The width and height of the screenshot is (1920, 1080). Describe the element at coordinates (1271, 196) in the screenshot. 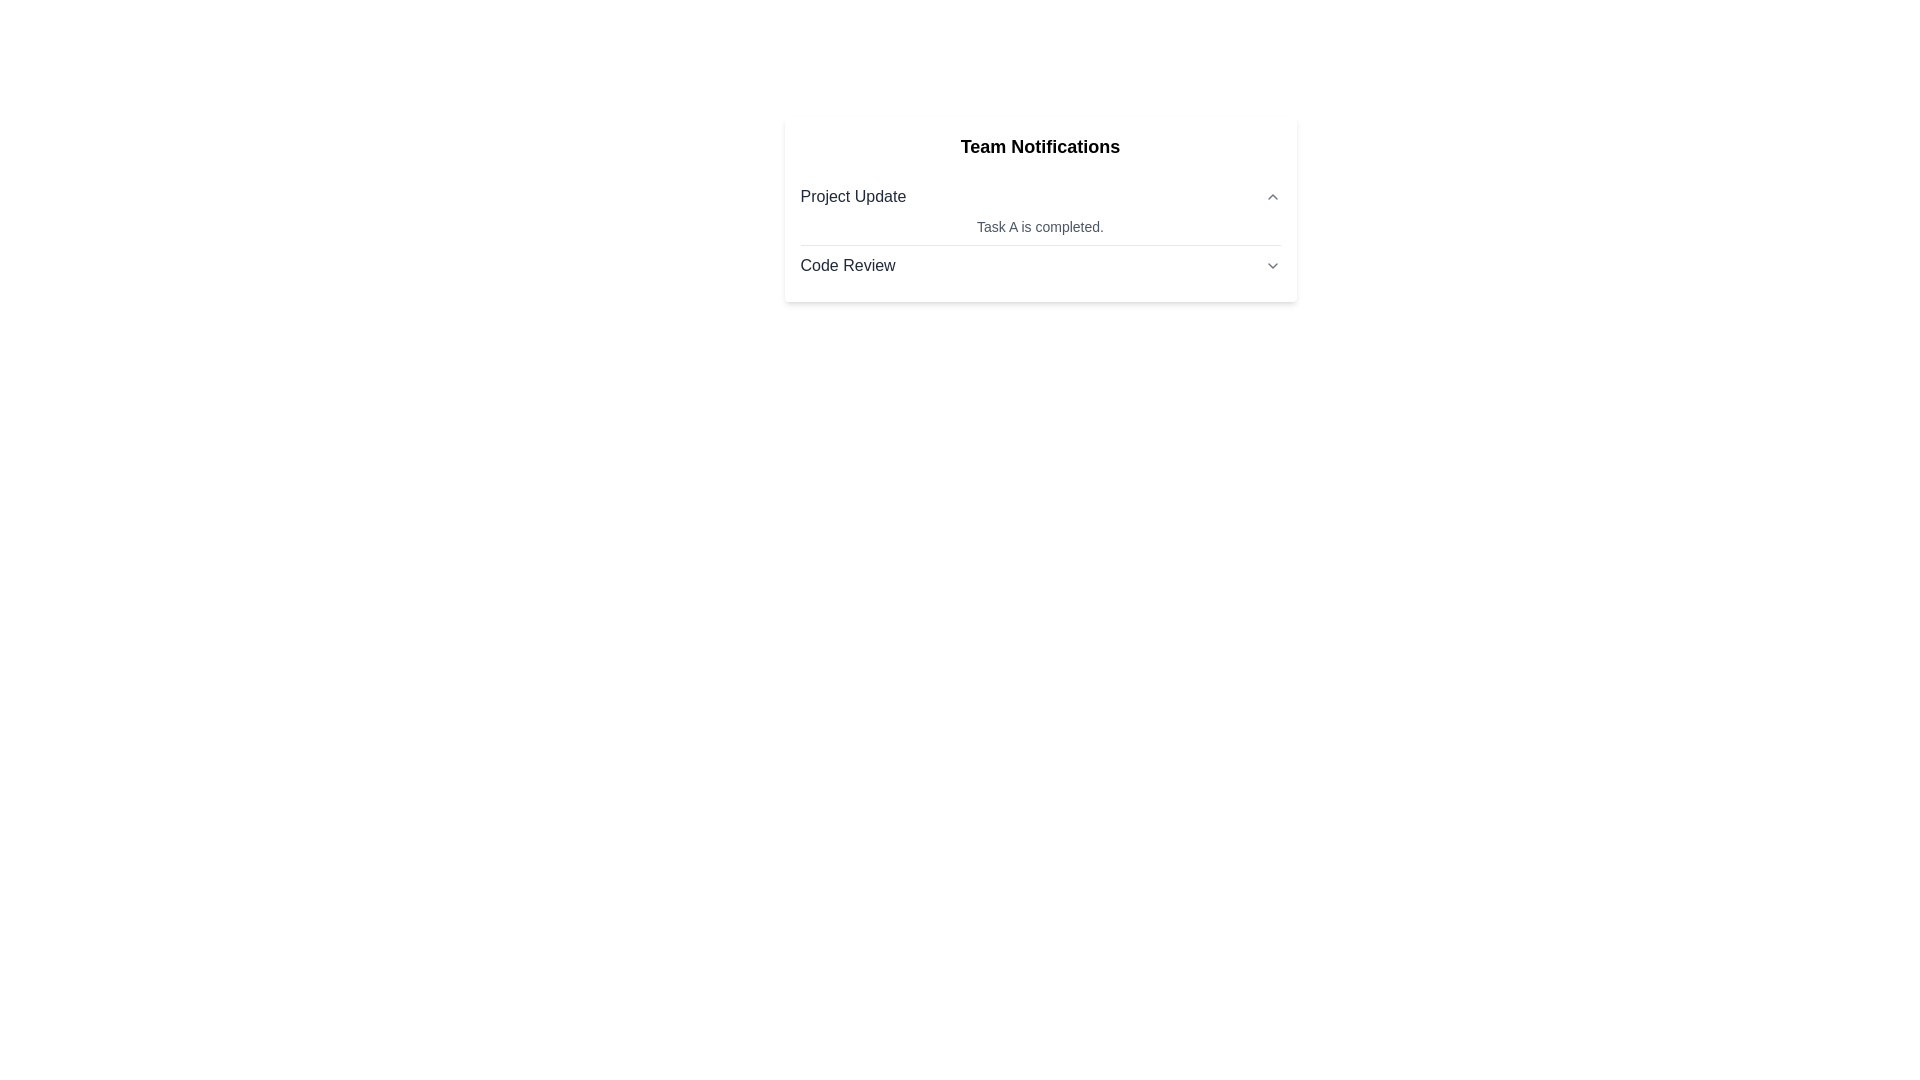

I see `the small triangular upward-pointing gray arrow icon located in the top-right corner next to the text 'Project Update' to change its appearance` at that location.